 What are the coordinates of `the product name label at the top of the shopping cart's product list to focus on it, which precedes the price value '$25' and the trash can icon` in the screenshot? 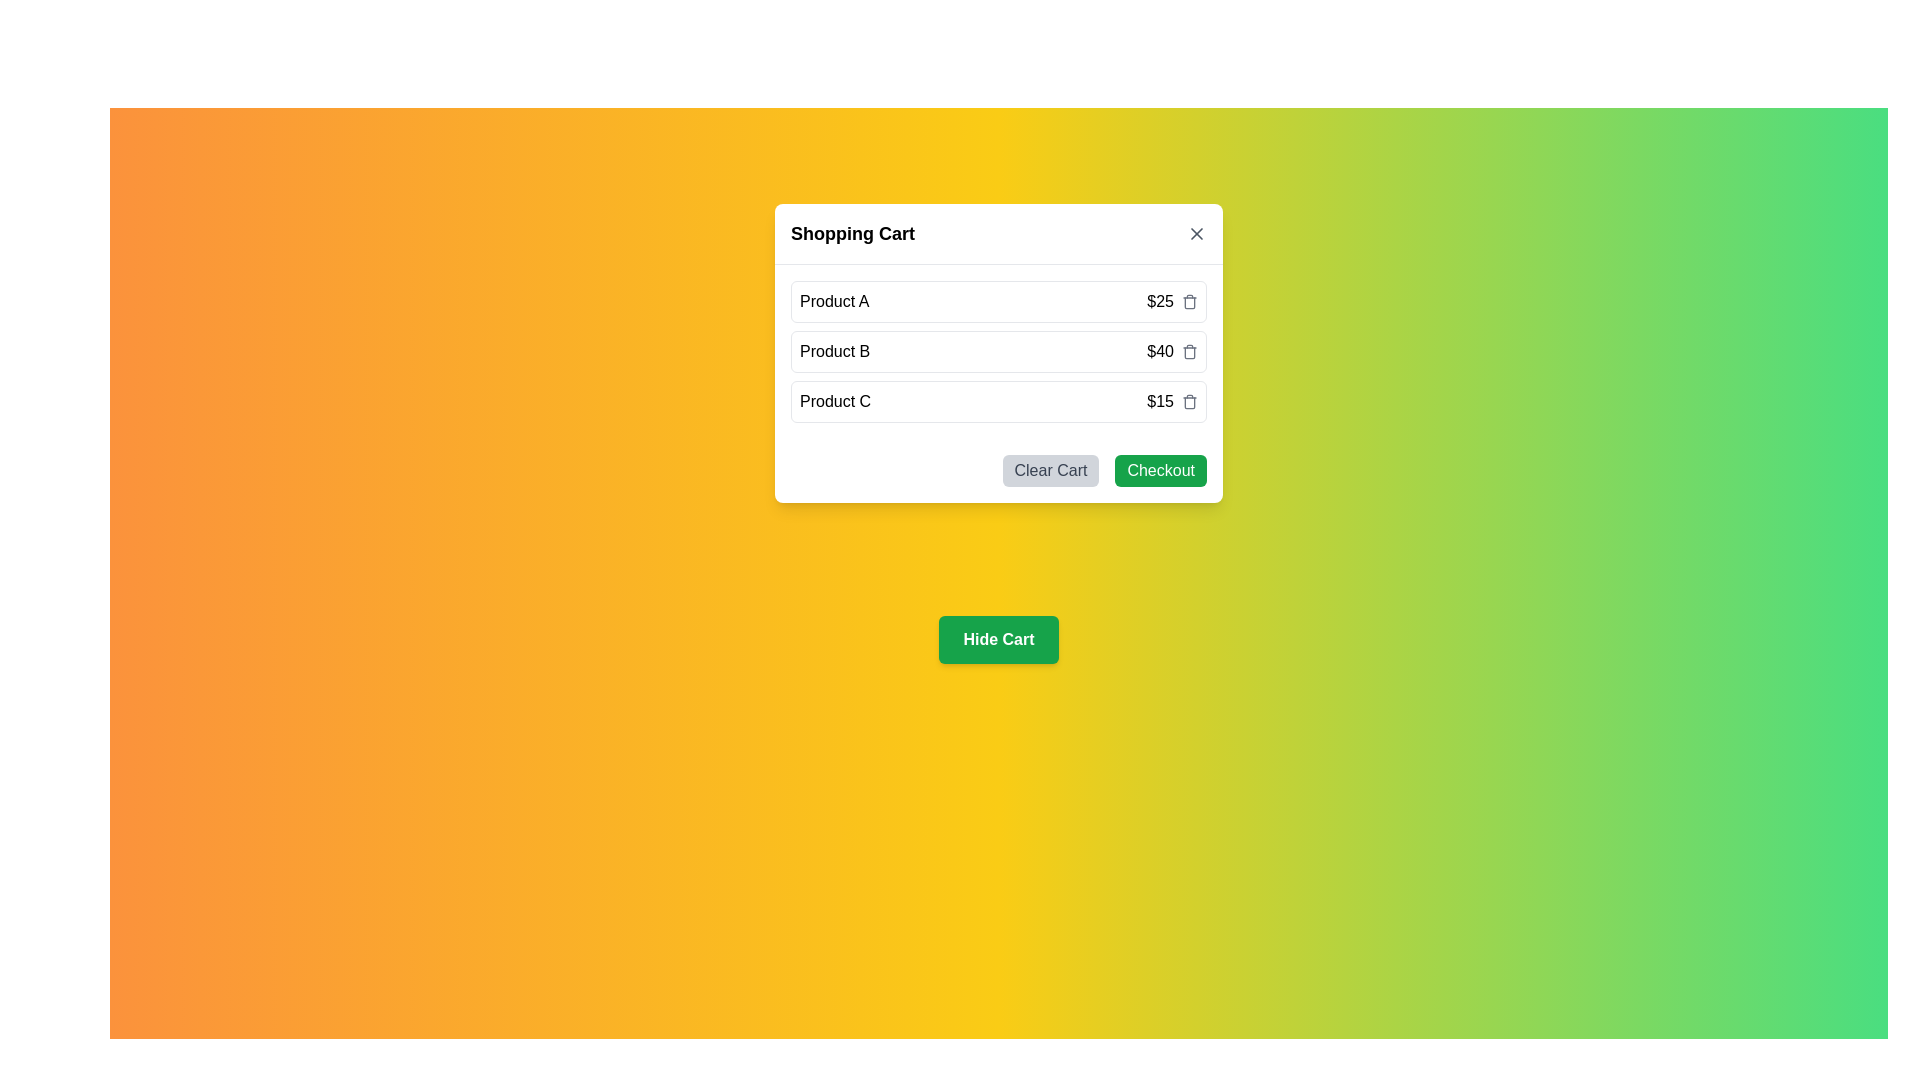 It's located at (834, 301).